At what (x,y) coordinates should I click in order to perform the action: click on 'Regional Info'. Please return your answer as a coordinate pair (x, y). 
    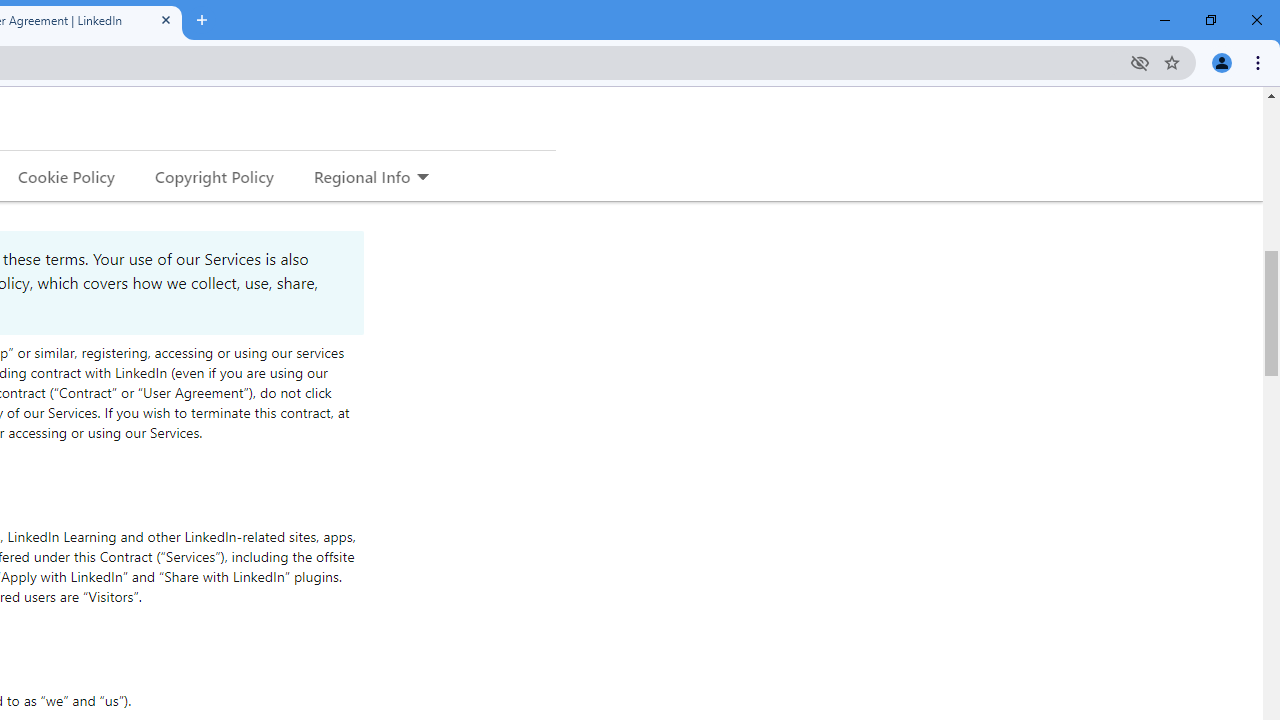
    Looking at the image, I should click on (362, 175).